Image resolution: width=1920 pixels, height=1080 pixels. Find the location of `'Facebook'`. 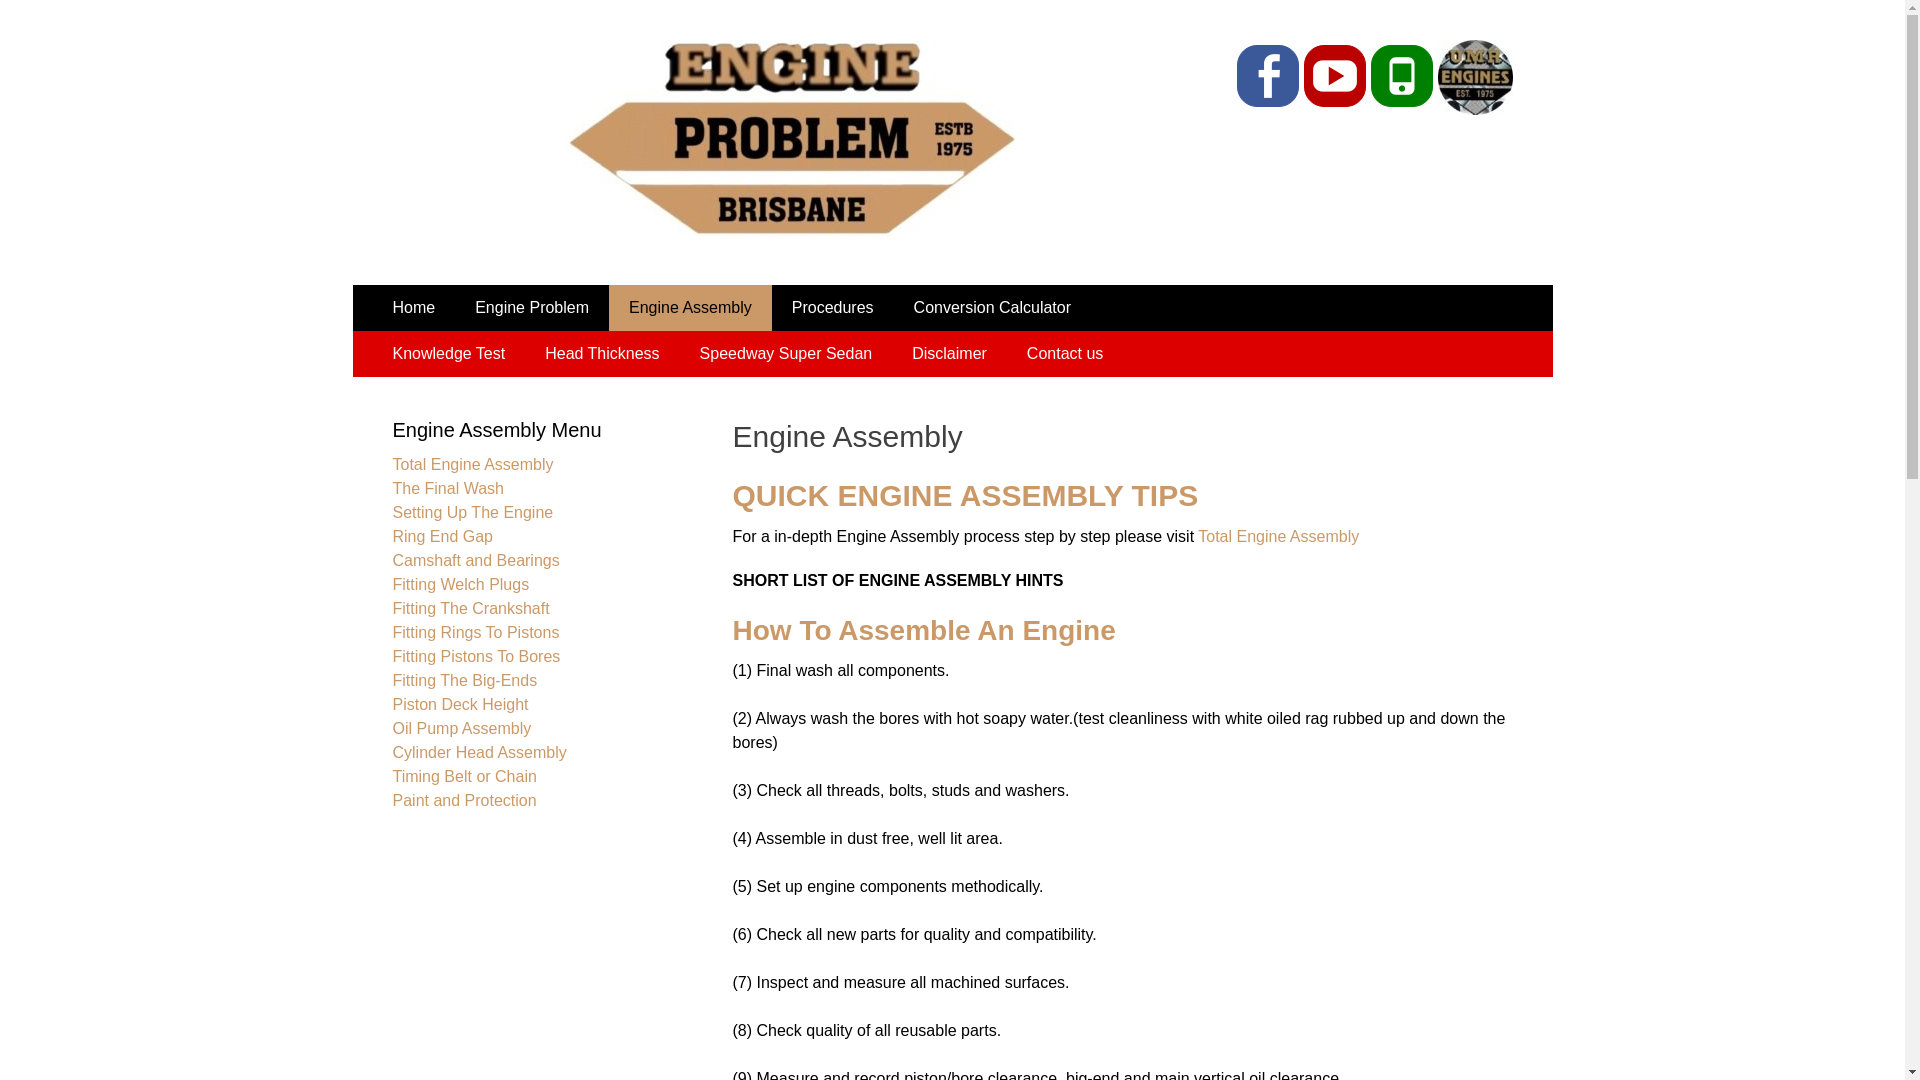

'Facebook' is located at coordinates (1266, 75).